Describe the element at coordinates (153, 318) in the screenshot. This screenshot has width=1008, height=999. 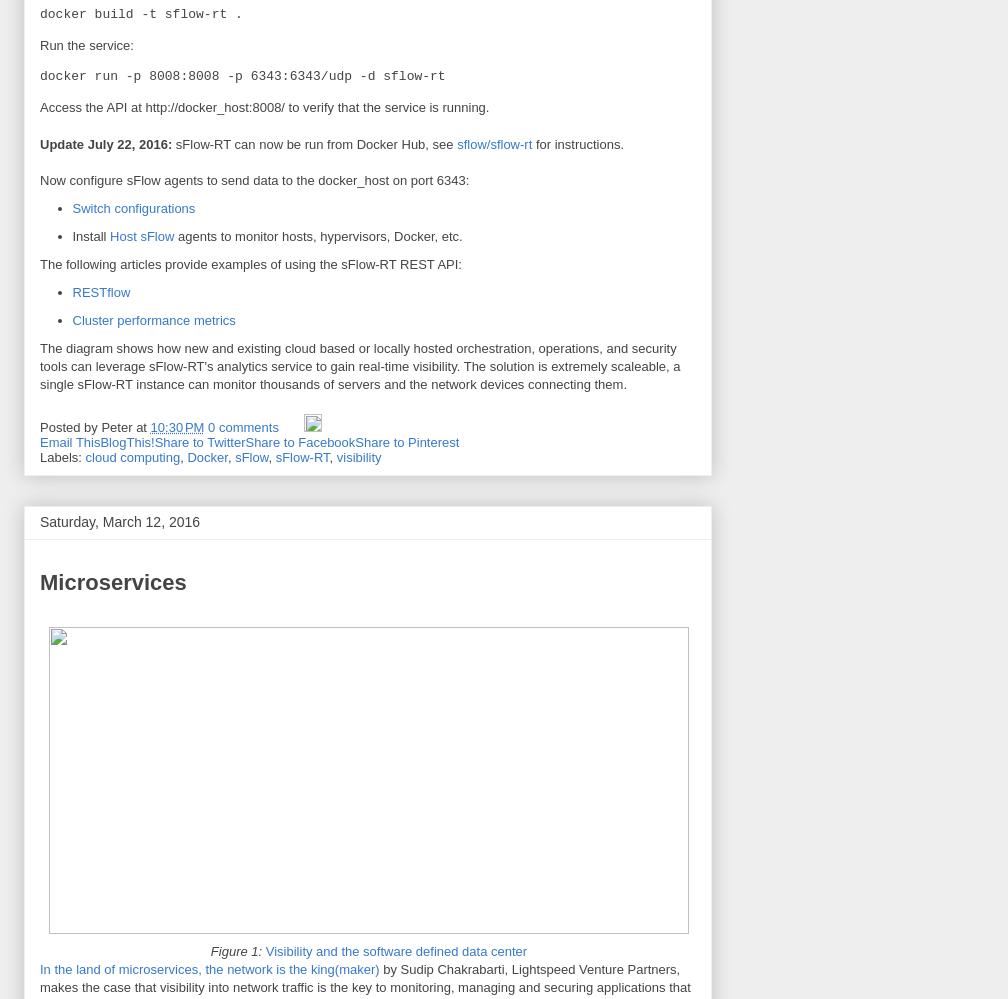
I see `'Cluster performance metrics'` at that location.